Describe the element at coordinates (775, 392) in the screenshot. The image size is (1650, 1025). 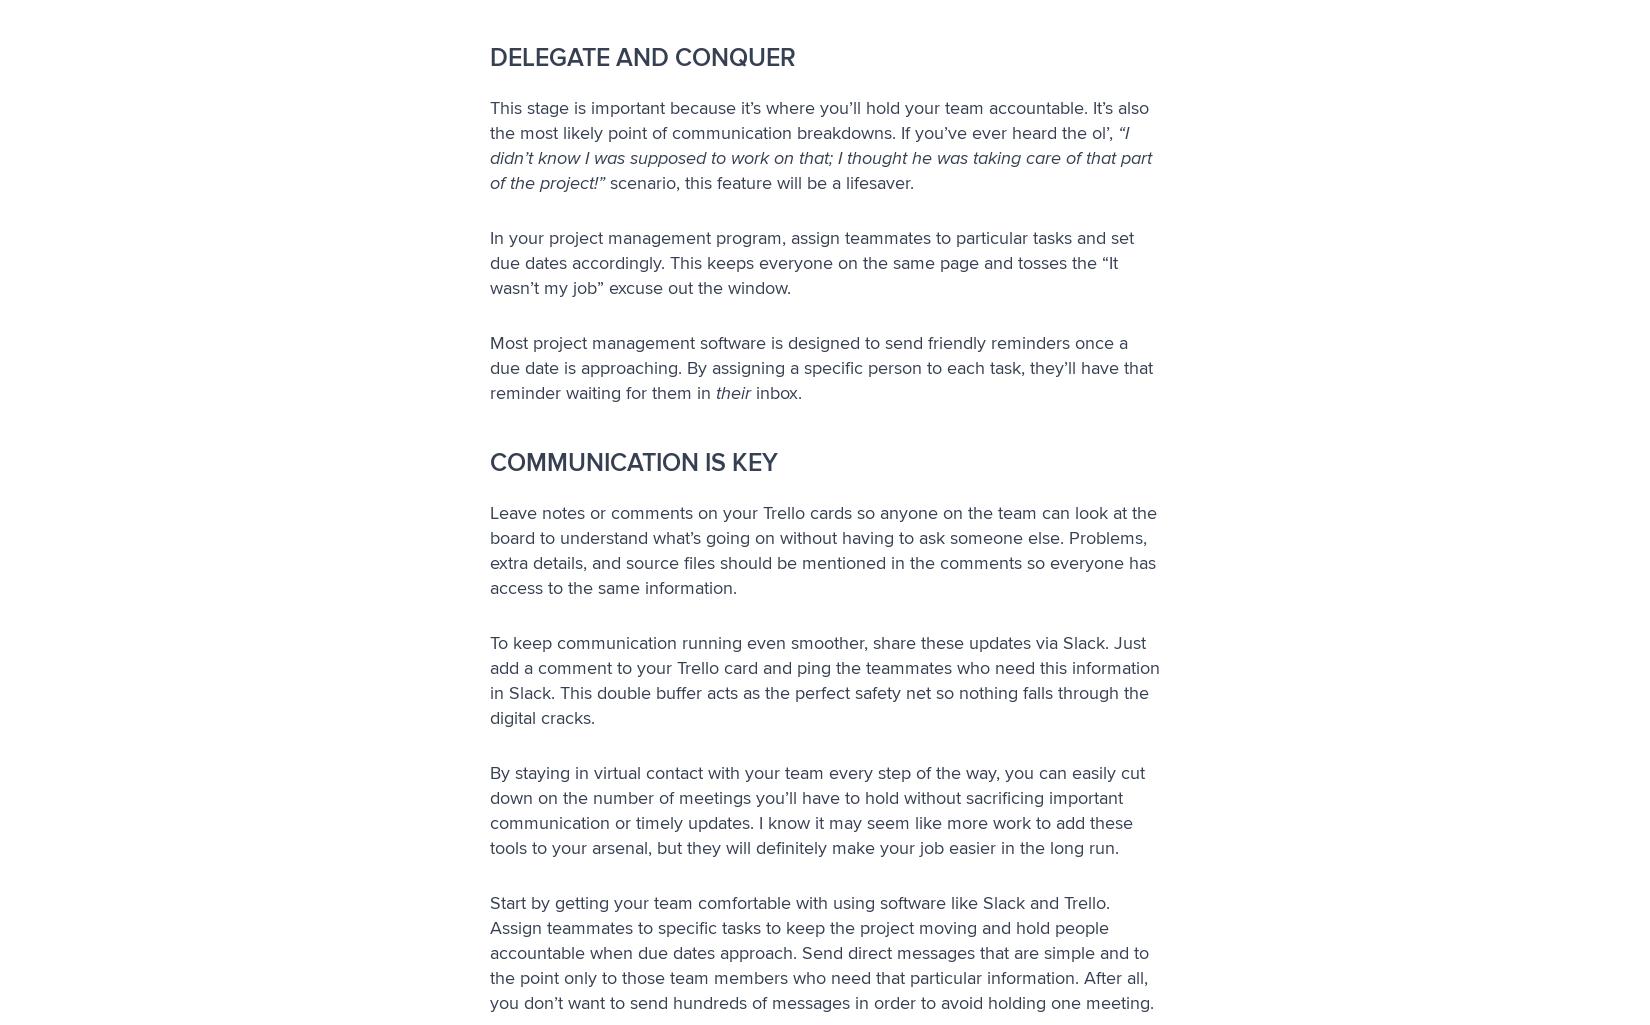
I see `'inbox.'` at that location.